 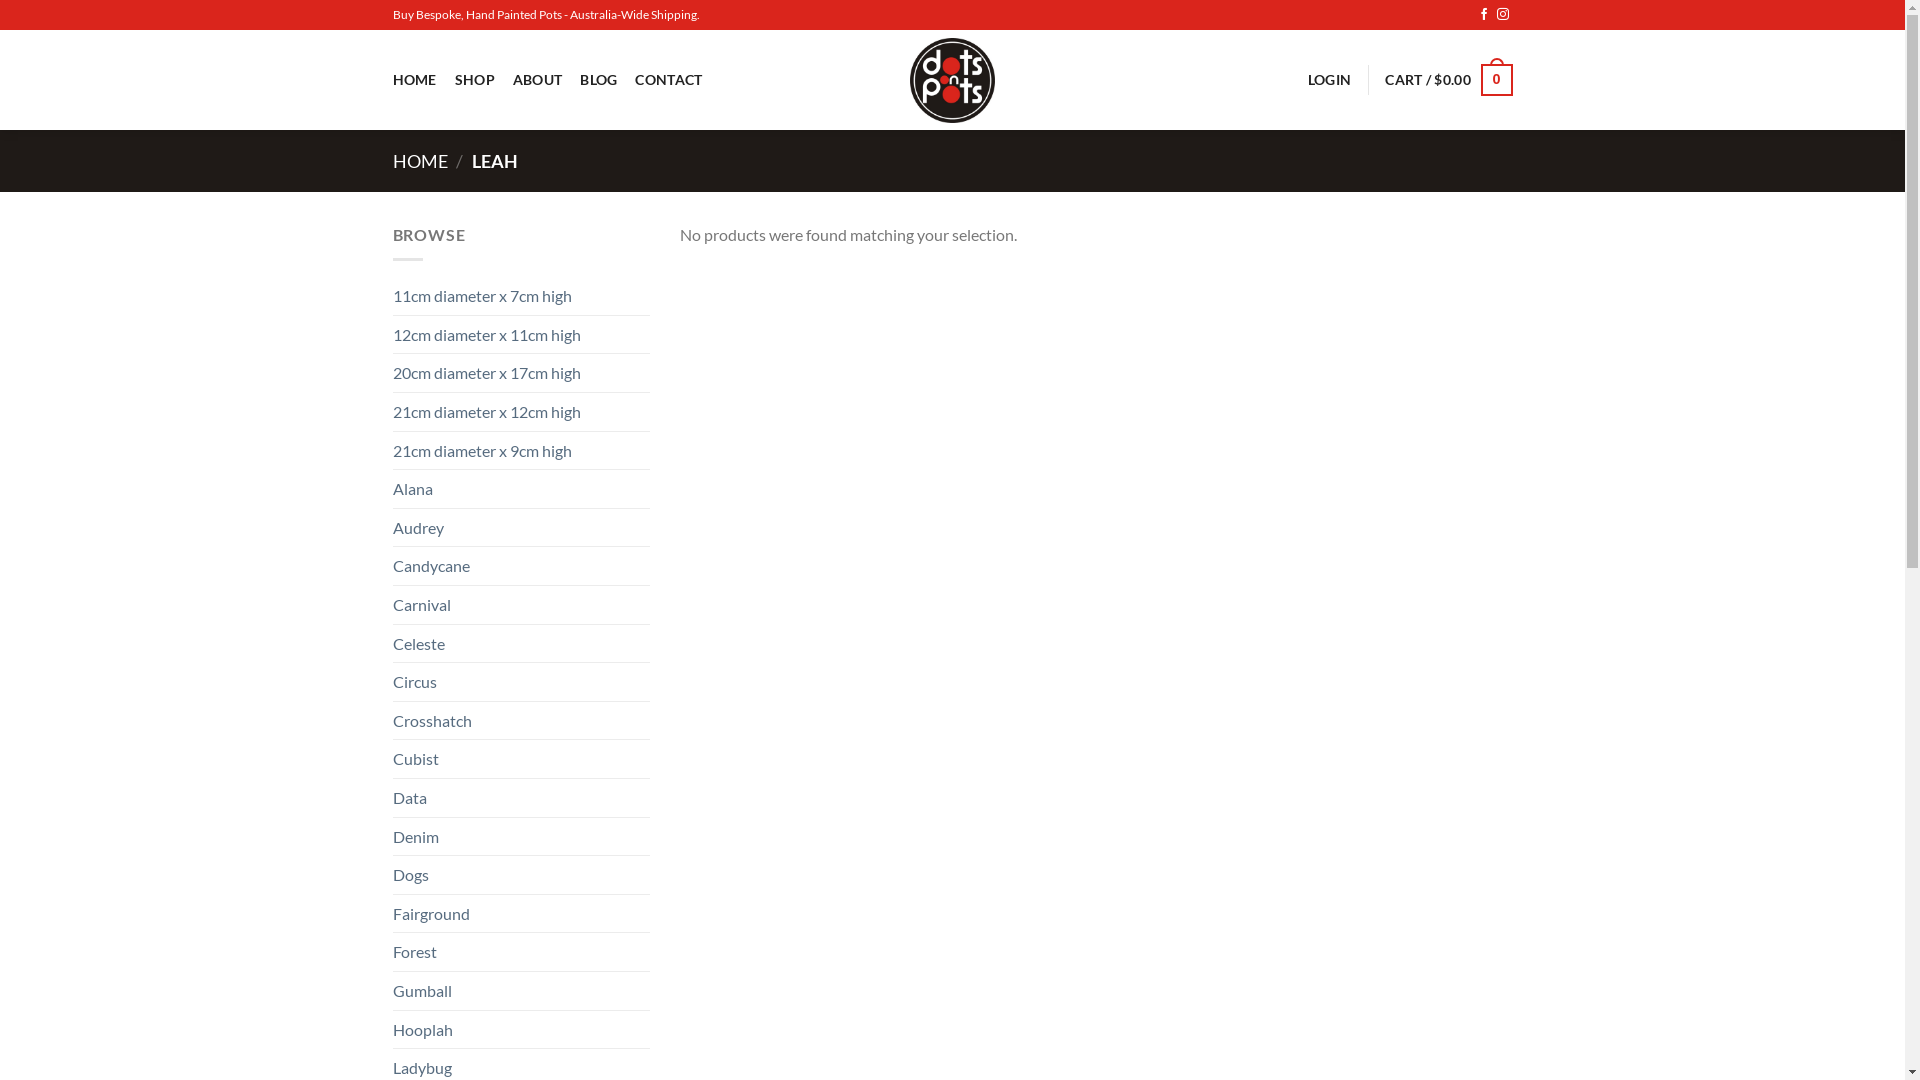 I want to click on 'Follow on Instagram', so click(x=1502, y=15).